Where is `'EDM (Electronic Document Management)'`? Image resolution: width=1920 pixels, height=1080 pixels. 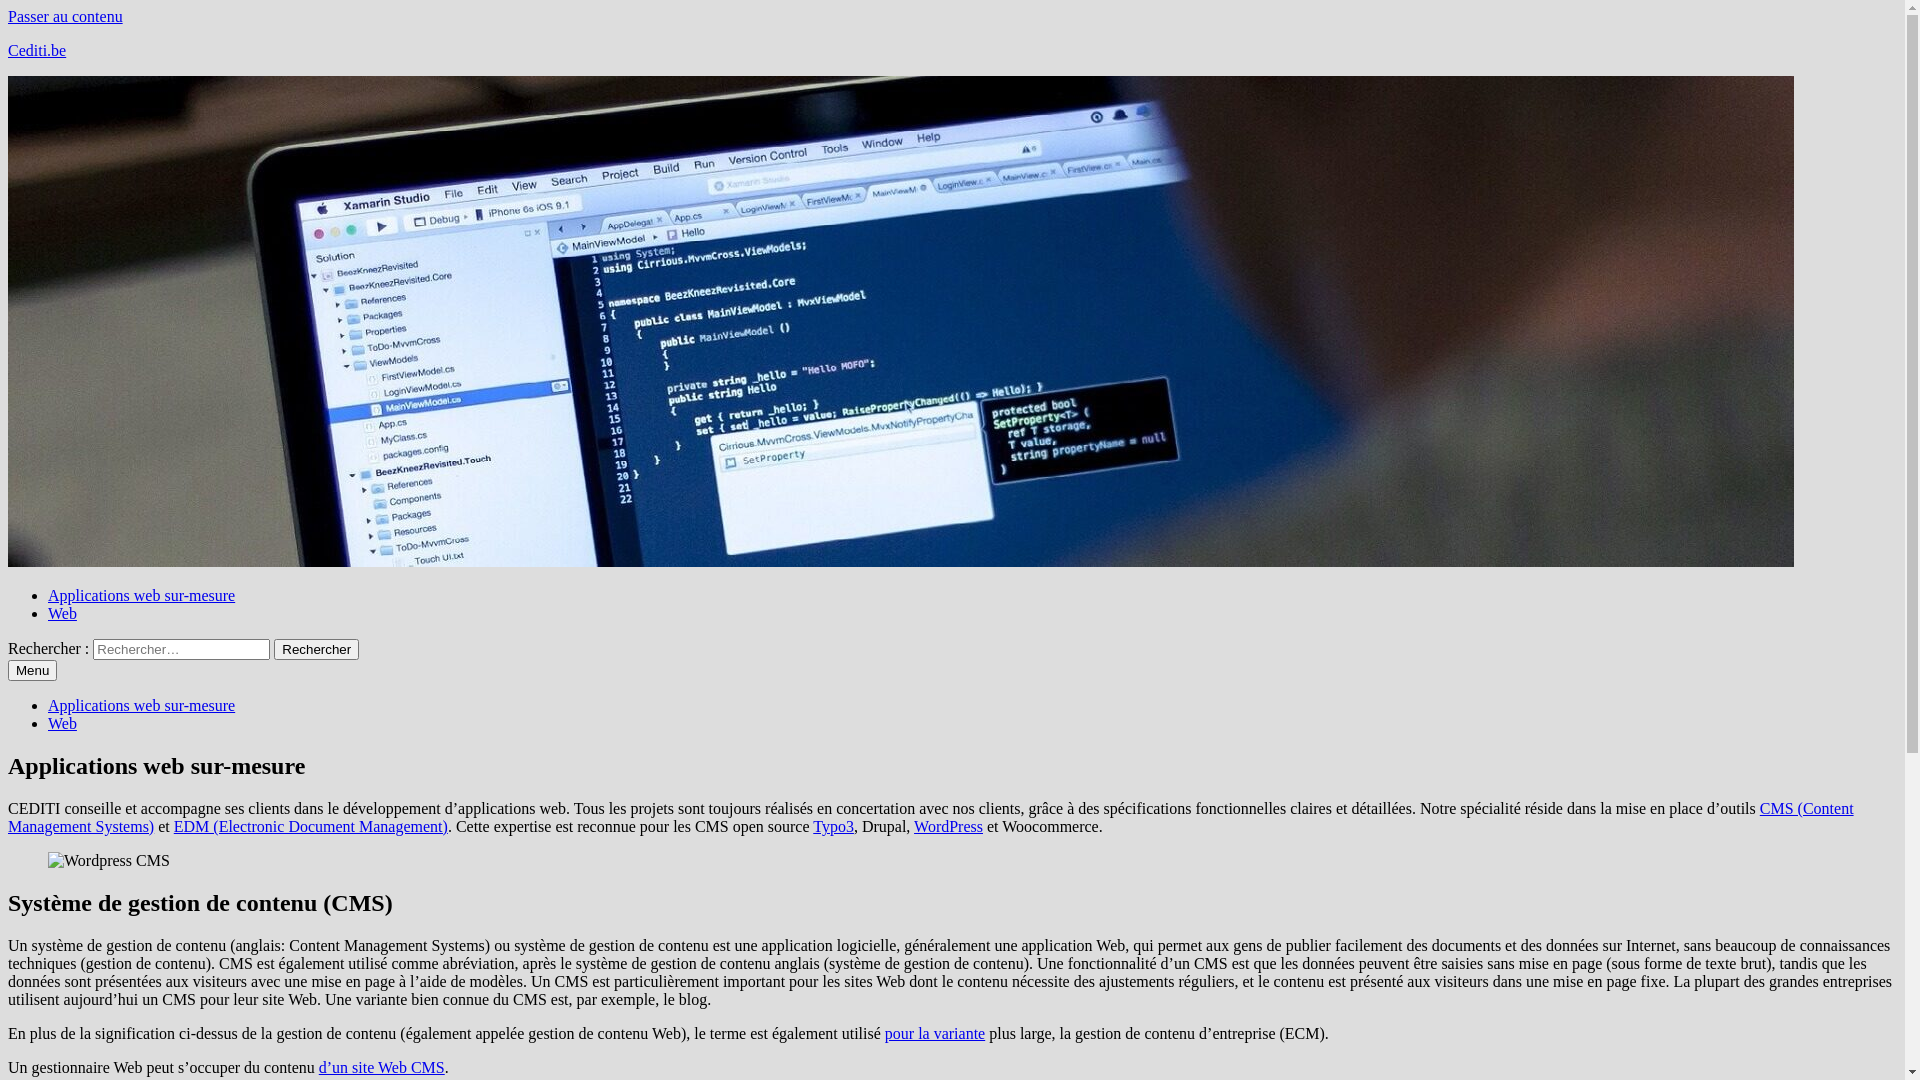
'EDM (Electronic Document Management)' is located at coordinates (310, 826).